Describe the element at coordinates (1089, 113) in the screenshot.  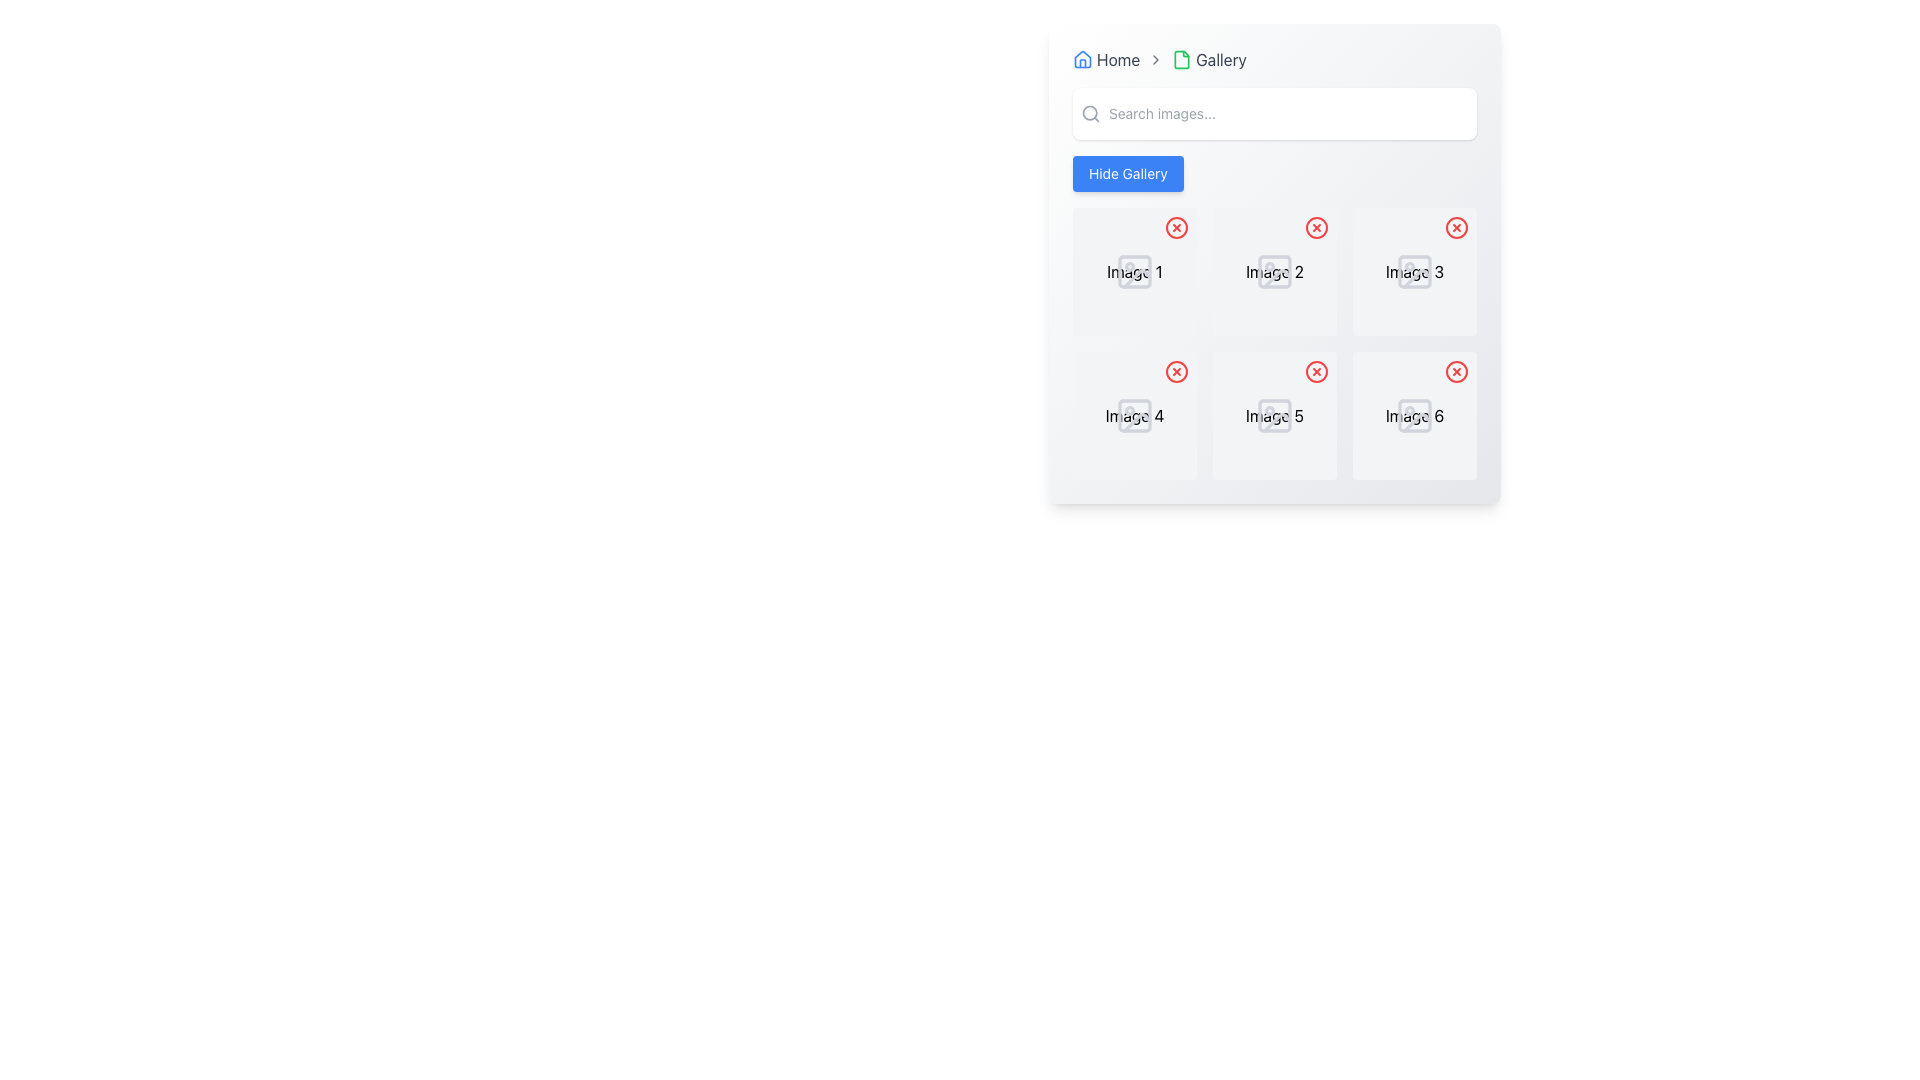
I see `the circular SVG element inside the search icon located at the top-left corner of the interface` at that location.